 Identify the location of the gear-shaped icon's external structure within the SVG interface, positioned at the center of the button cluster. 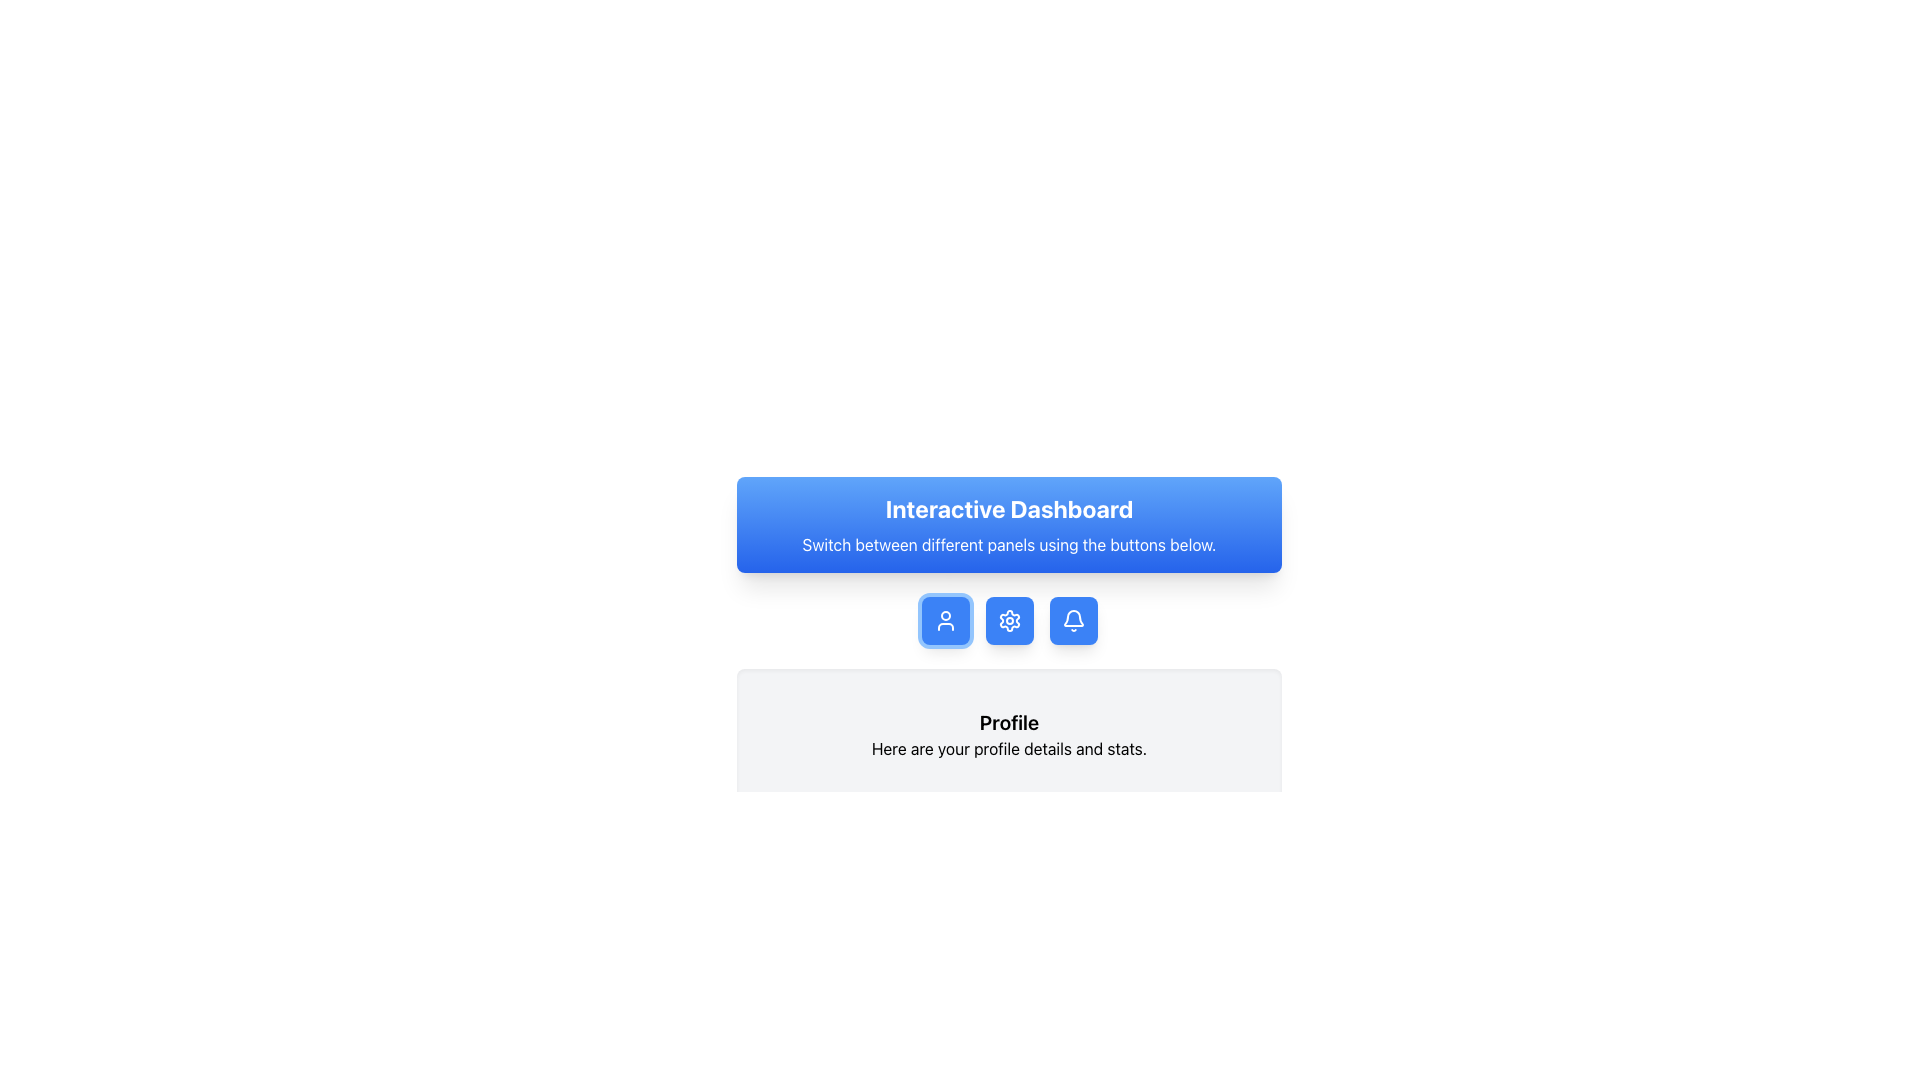
(1009, 620).